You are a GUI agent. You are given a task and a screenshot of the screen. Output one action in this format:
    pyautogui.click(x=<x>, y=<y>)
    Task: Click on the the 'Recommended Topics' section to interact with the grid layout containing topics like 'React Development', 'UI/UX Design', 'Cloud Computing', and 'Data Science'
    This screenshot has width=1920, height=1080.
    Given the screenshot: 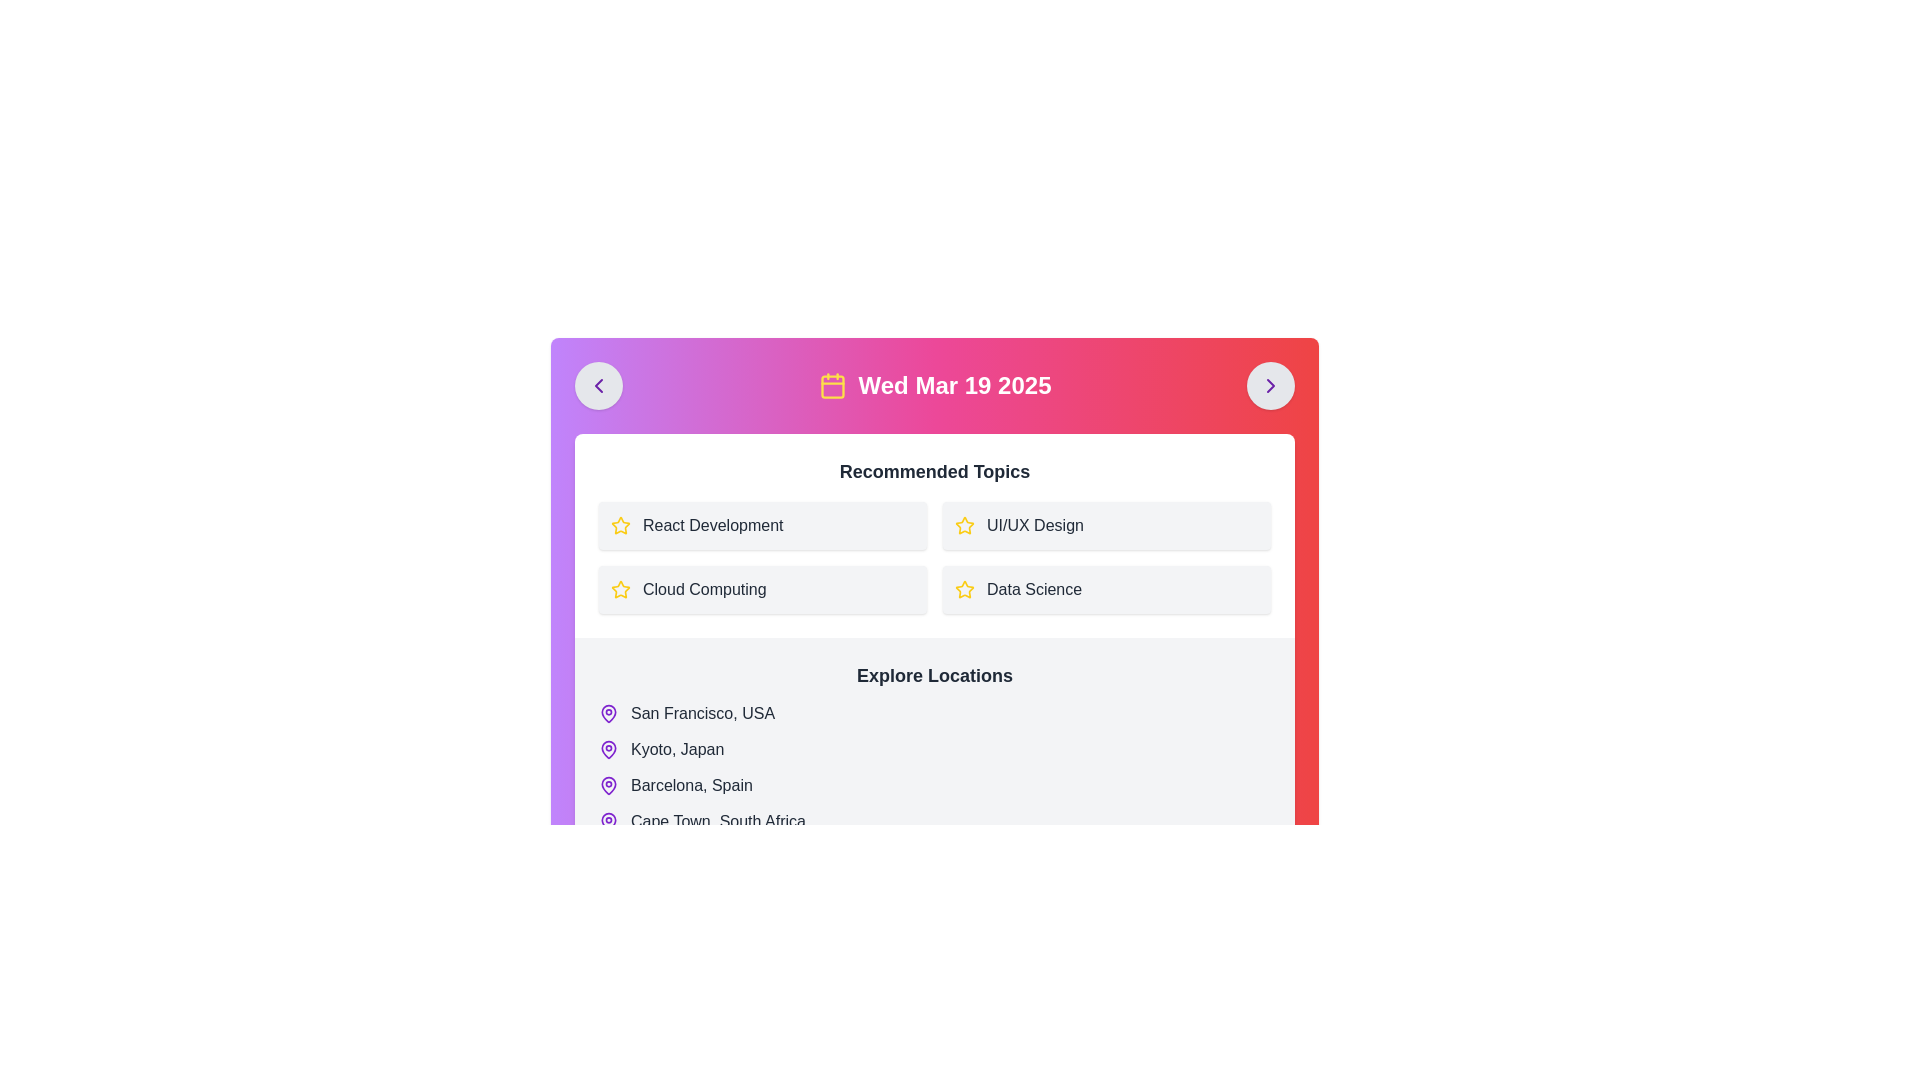 What is the action you would take?
    pyautogui.click(x=934, y=535)
    